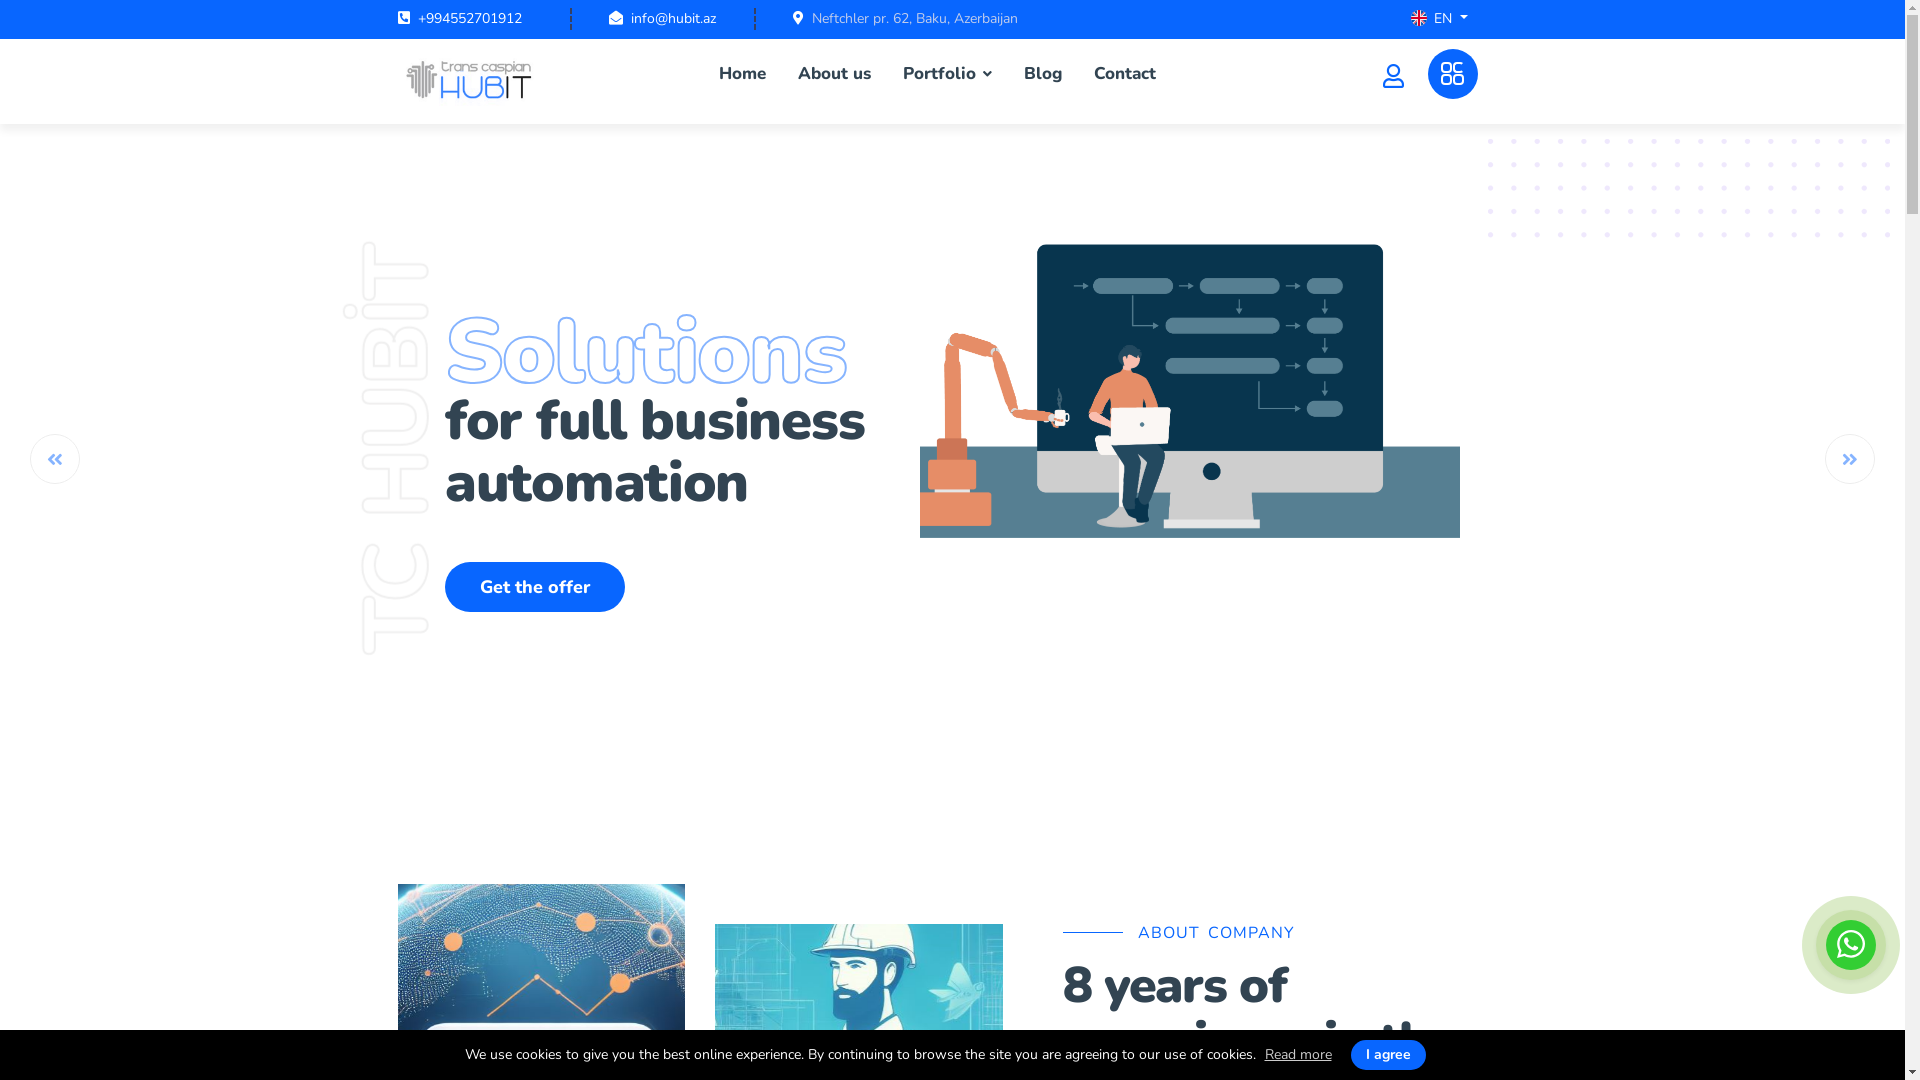  What do you see at coordinates (1008, 72) in the screenshot?
I see `'Blog'` at bounding box center [1008, 72].